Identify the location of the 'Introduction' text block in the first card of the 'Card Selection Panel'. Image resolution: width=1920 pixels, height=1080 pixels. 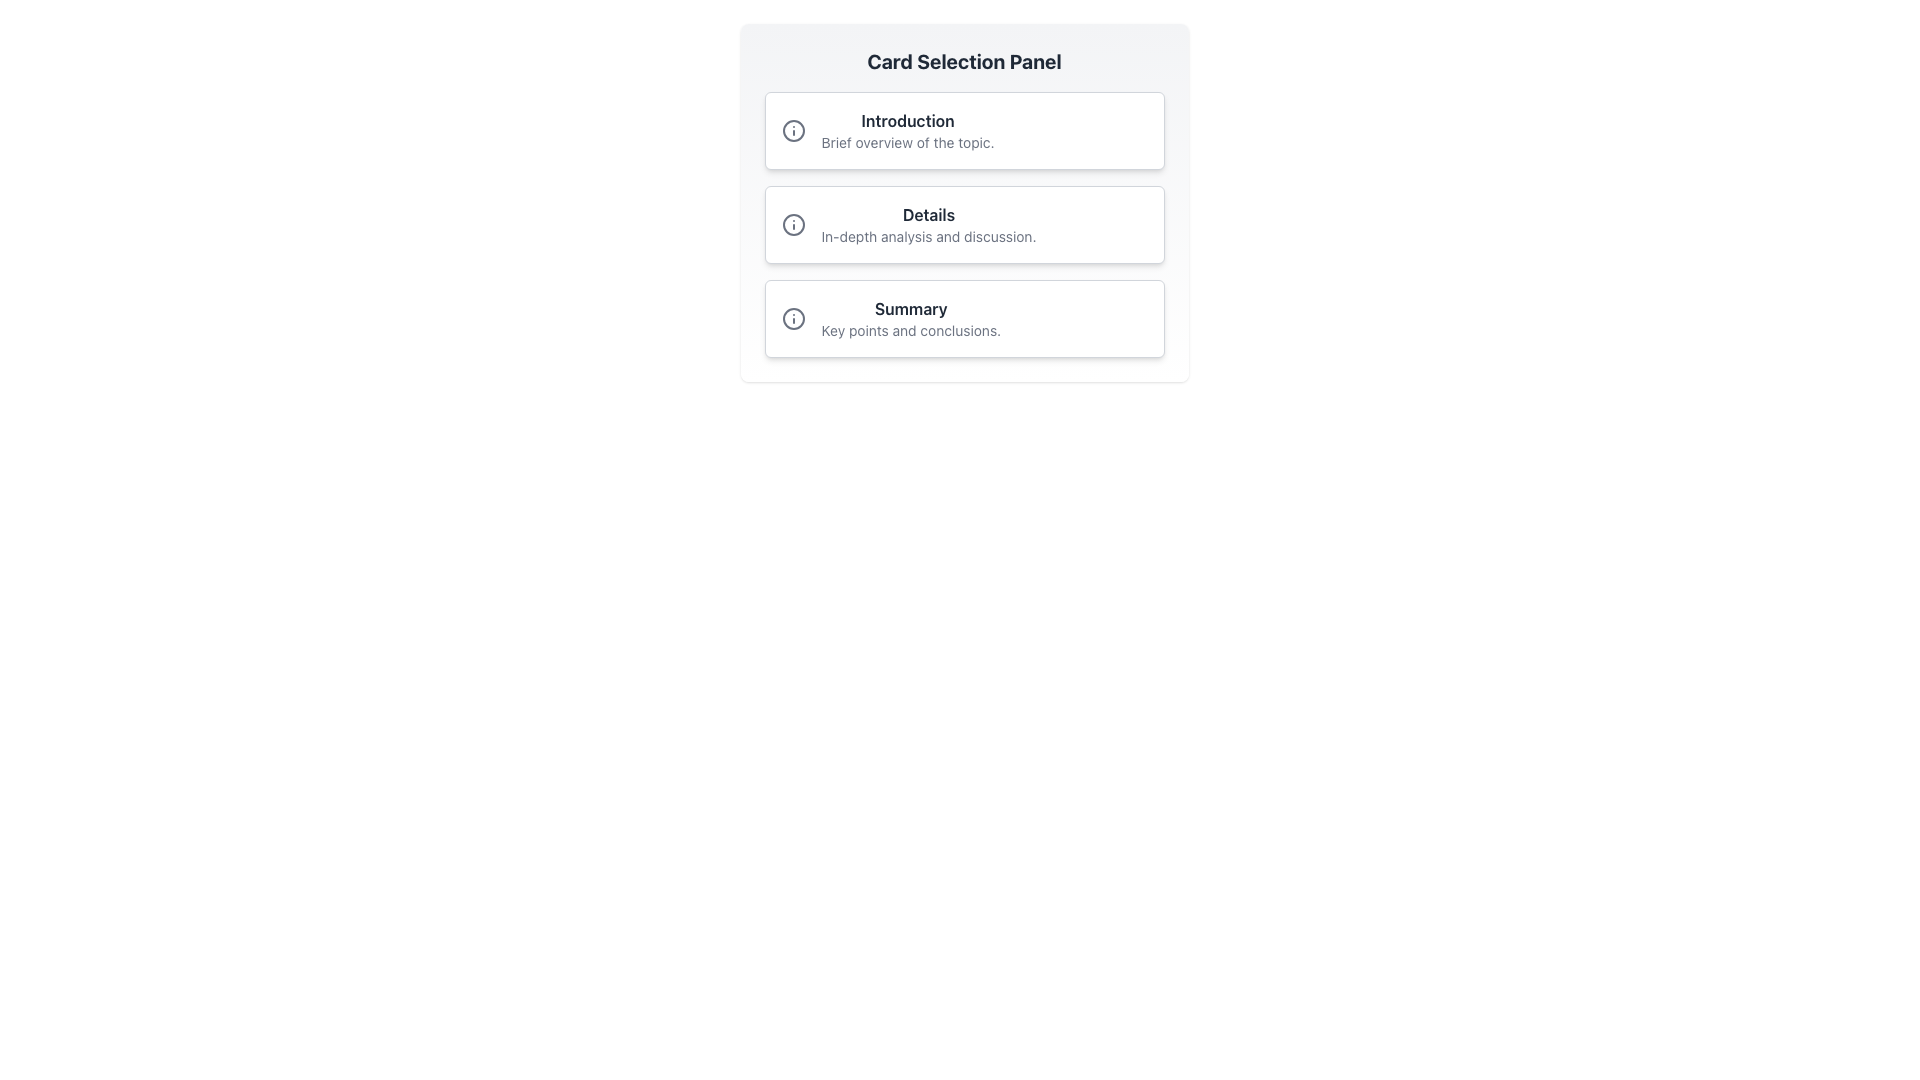
(906, 131).